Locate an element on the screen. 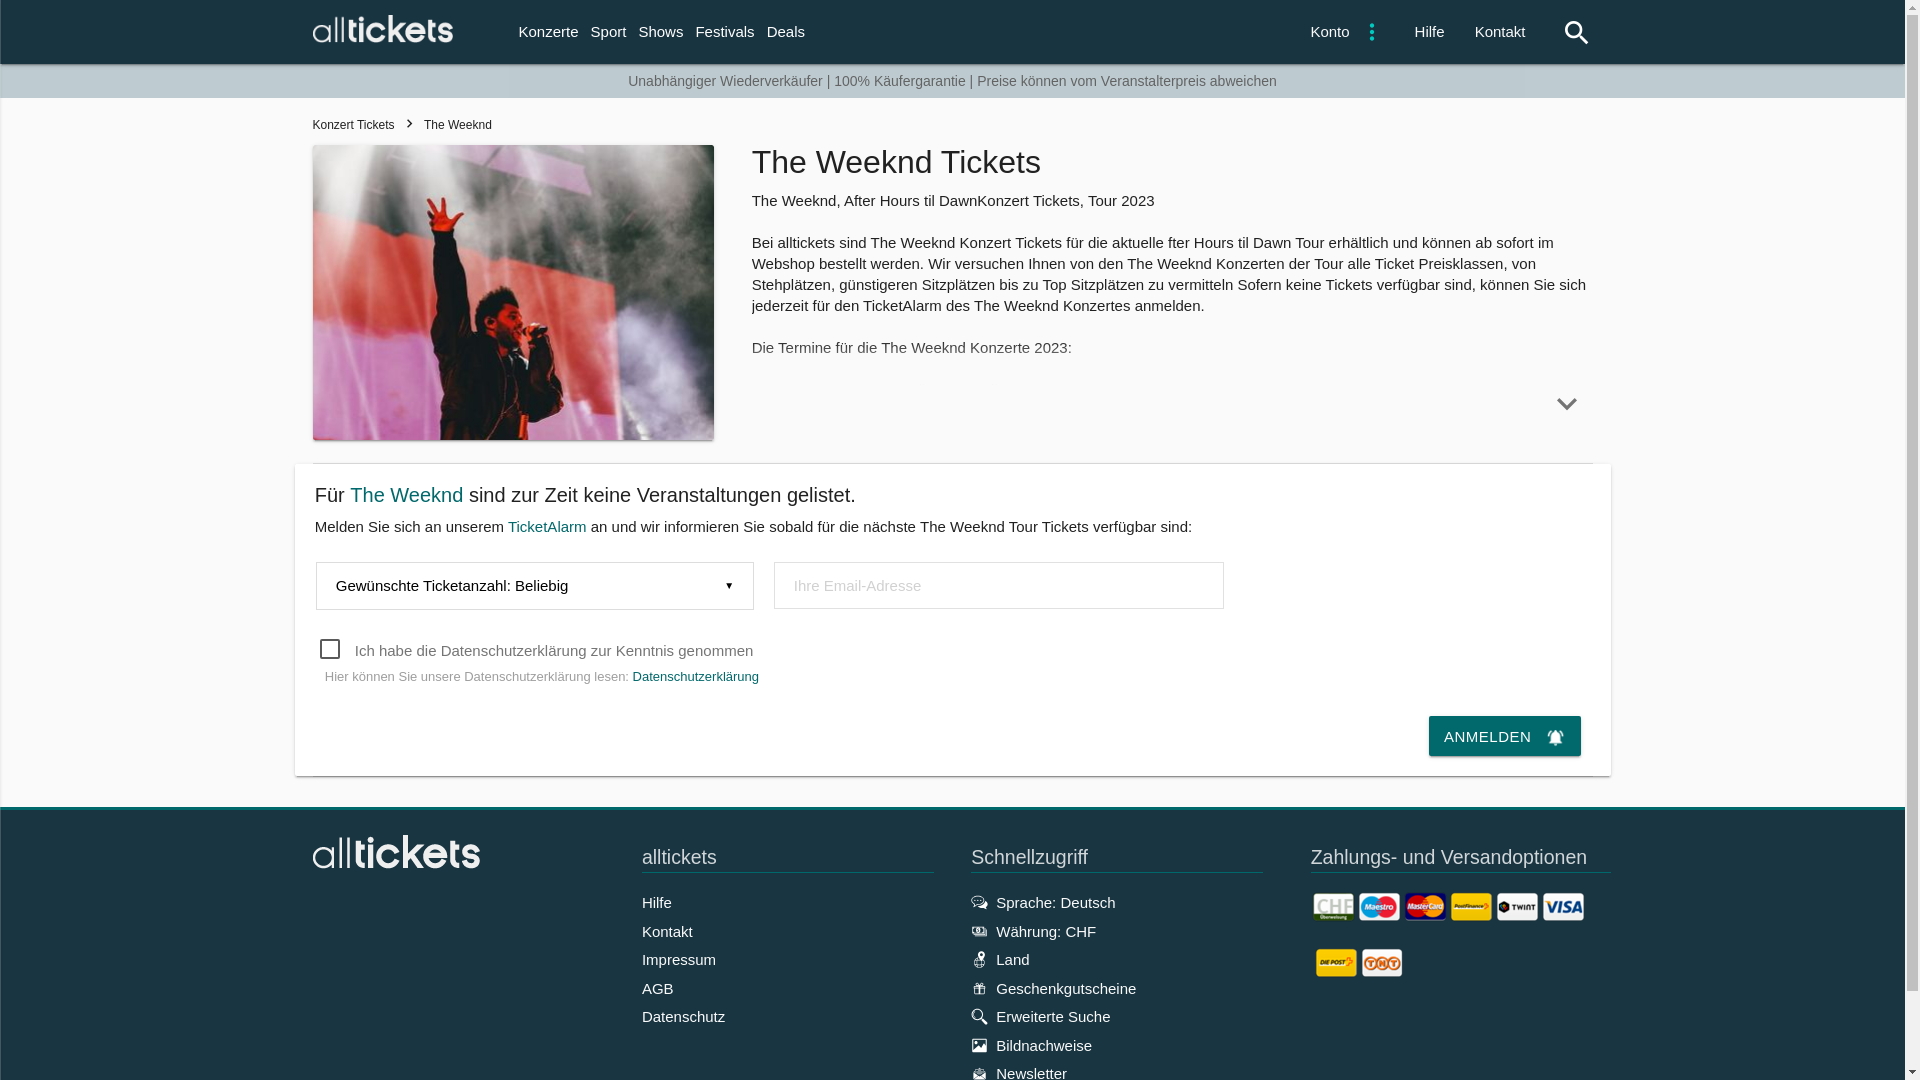 This screenshot has height=1080, width=1920. 'ANMELDEN is located at coordinates (1505, 736).